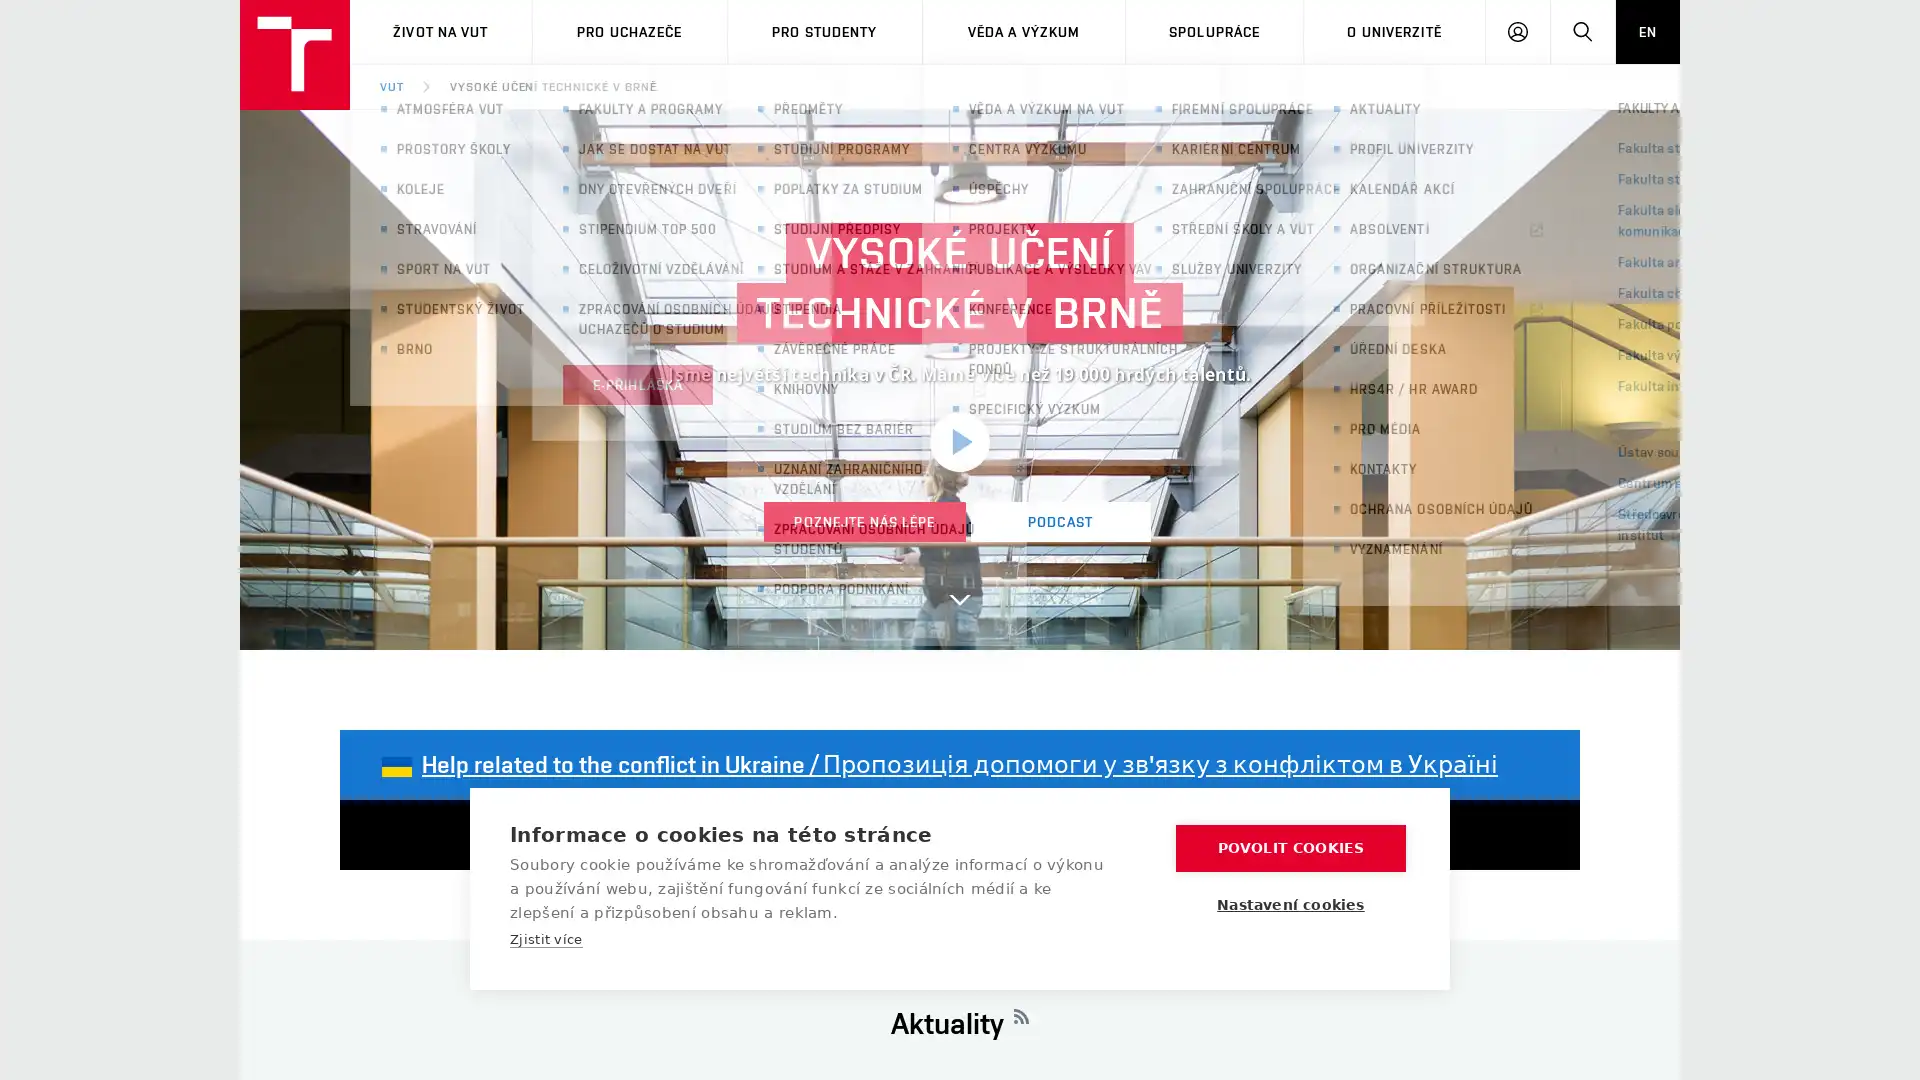  Describe the element at coordinates (1291, 848) in the screenshot. I see `POVOLIT COOKIES` at that location.